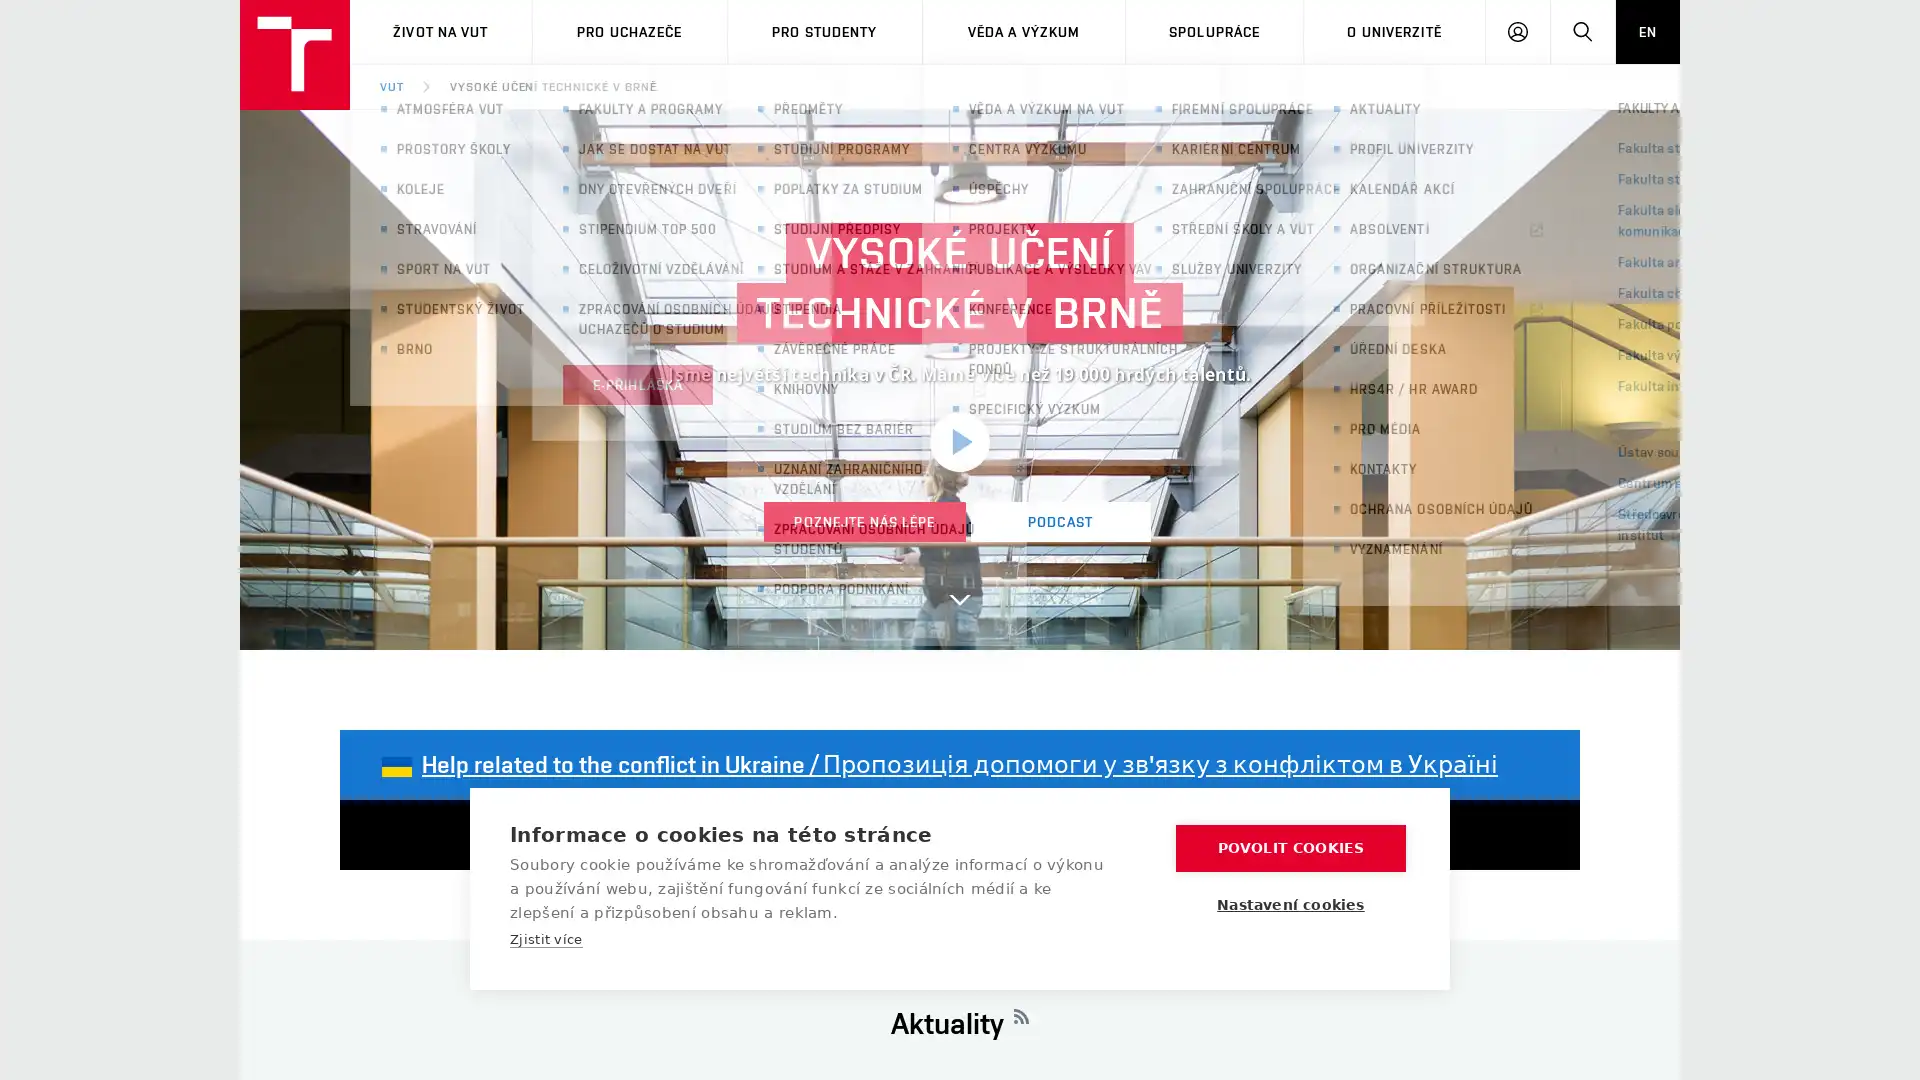  Describe the element at coordinates (1291, 848) in the screenshot. I see `POVOLIT COOKIES` at that location.